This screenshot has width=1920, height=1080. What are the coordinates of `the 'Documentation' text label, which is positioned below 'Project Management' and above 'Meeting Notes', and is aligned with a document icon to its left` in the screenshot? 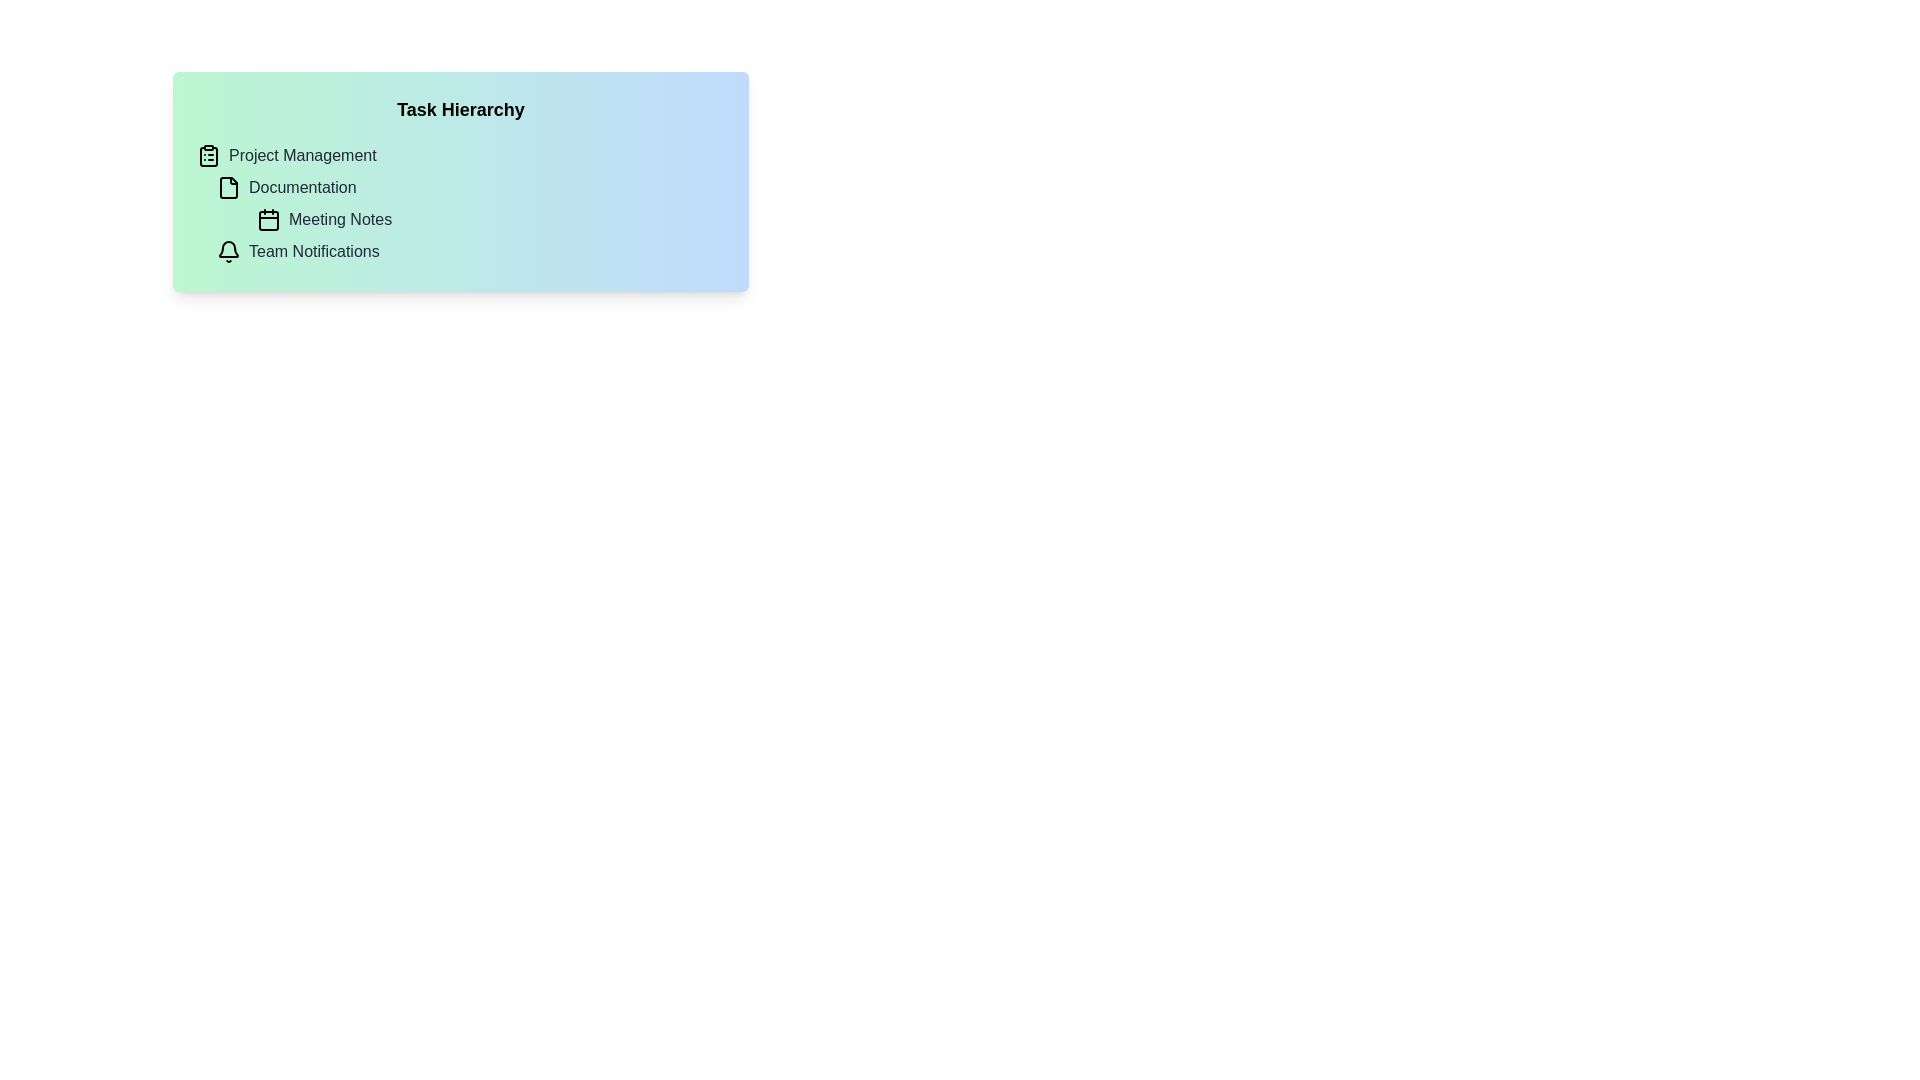 It's located at (301, 188).